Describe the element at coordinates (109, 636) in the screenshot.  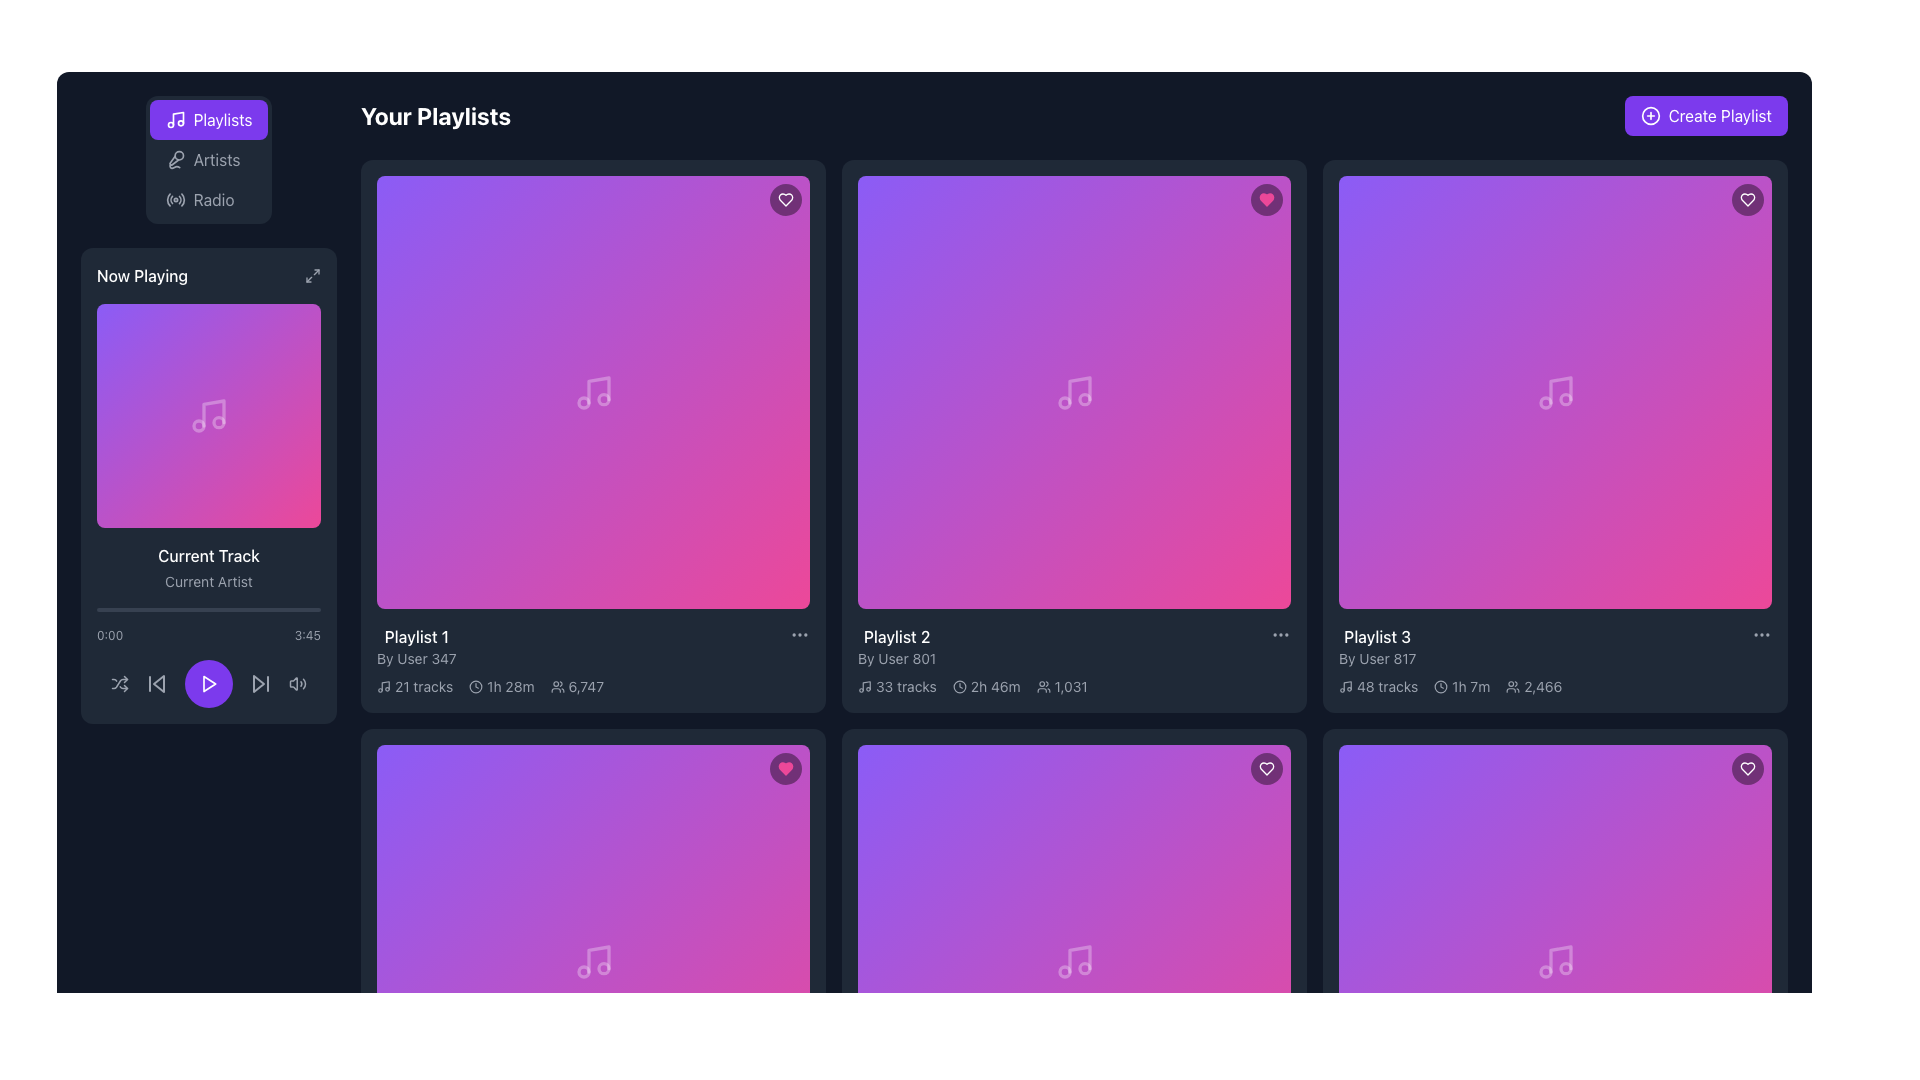
I see `the text label displaying '0:00' in a small, gray font located in the 'Now Playing' section, beneath the artwork and track information` at that location.